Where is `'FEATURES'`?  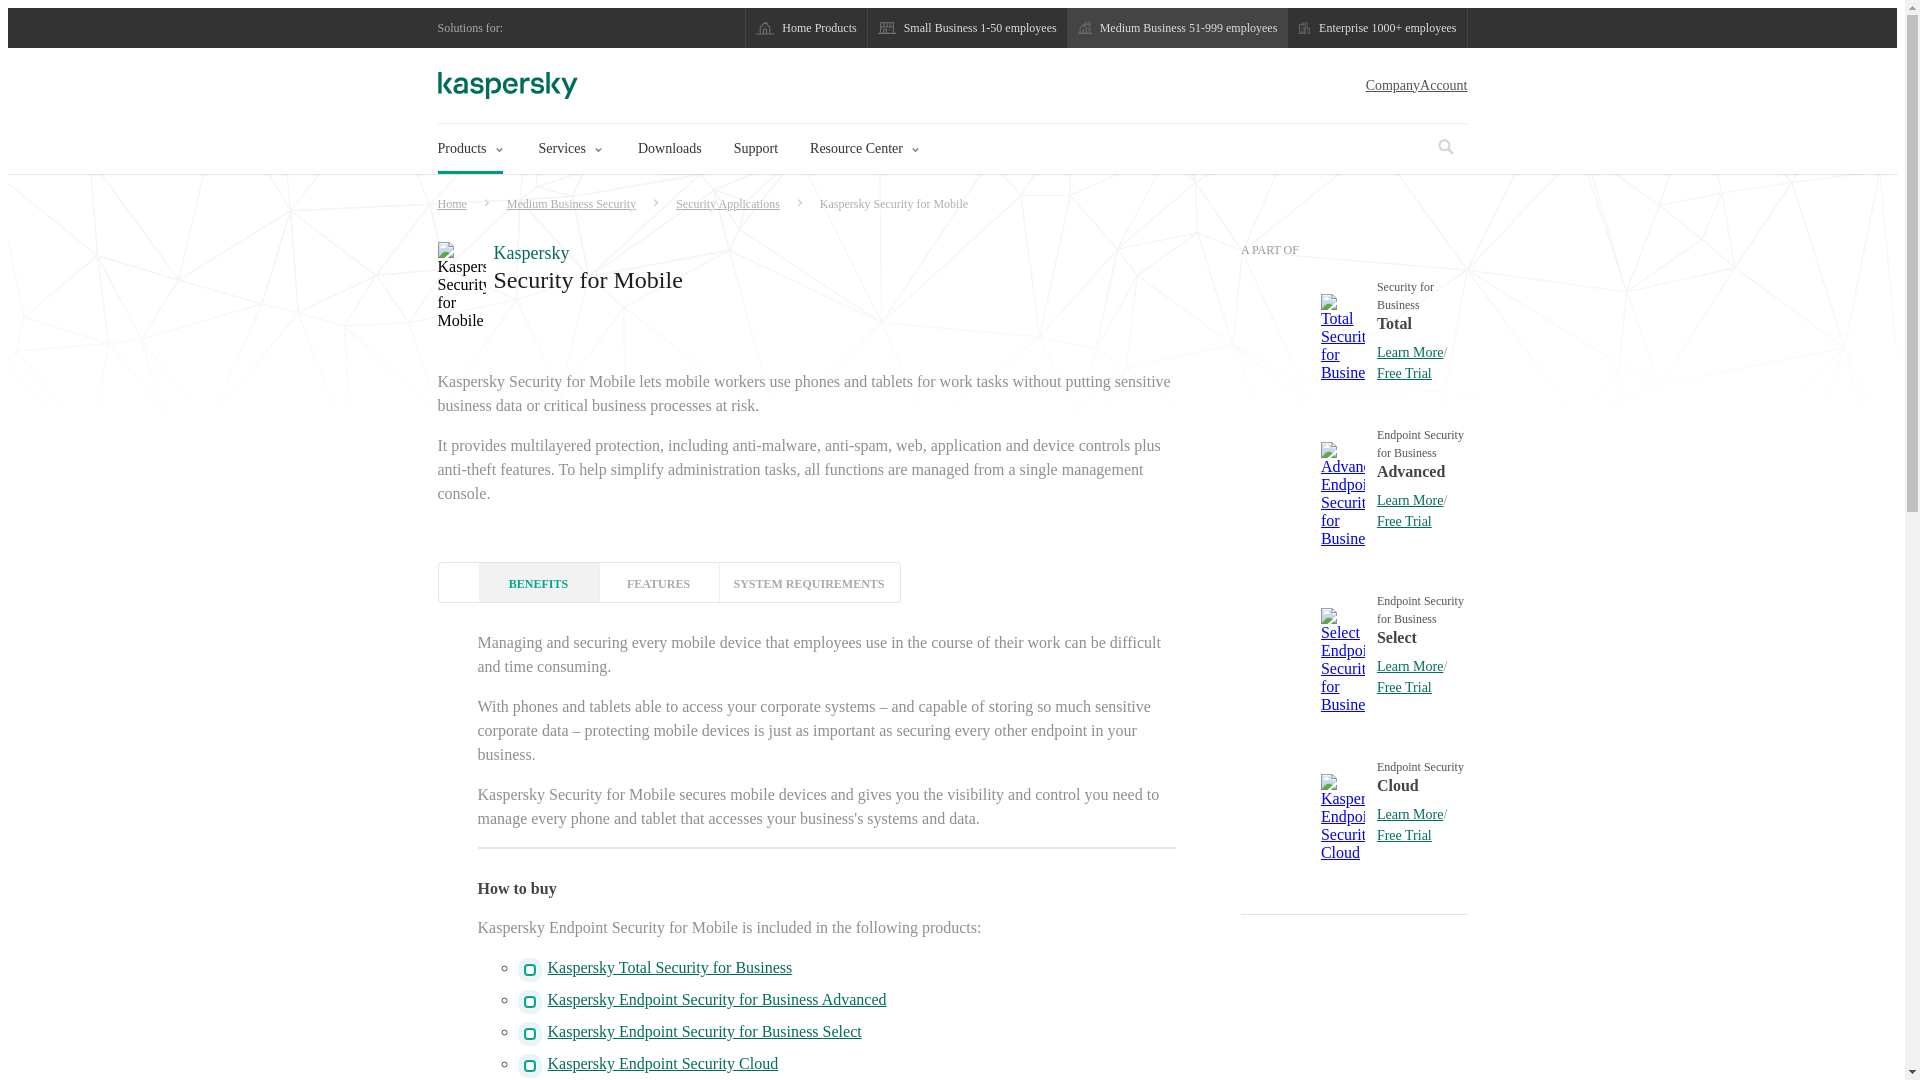 'FEATURES' is located at coordinates (657, 582).